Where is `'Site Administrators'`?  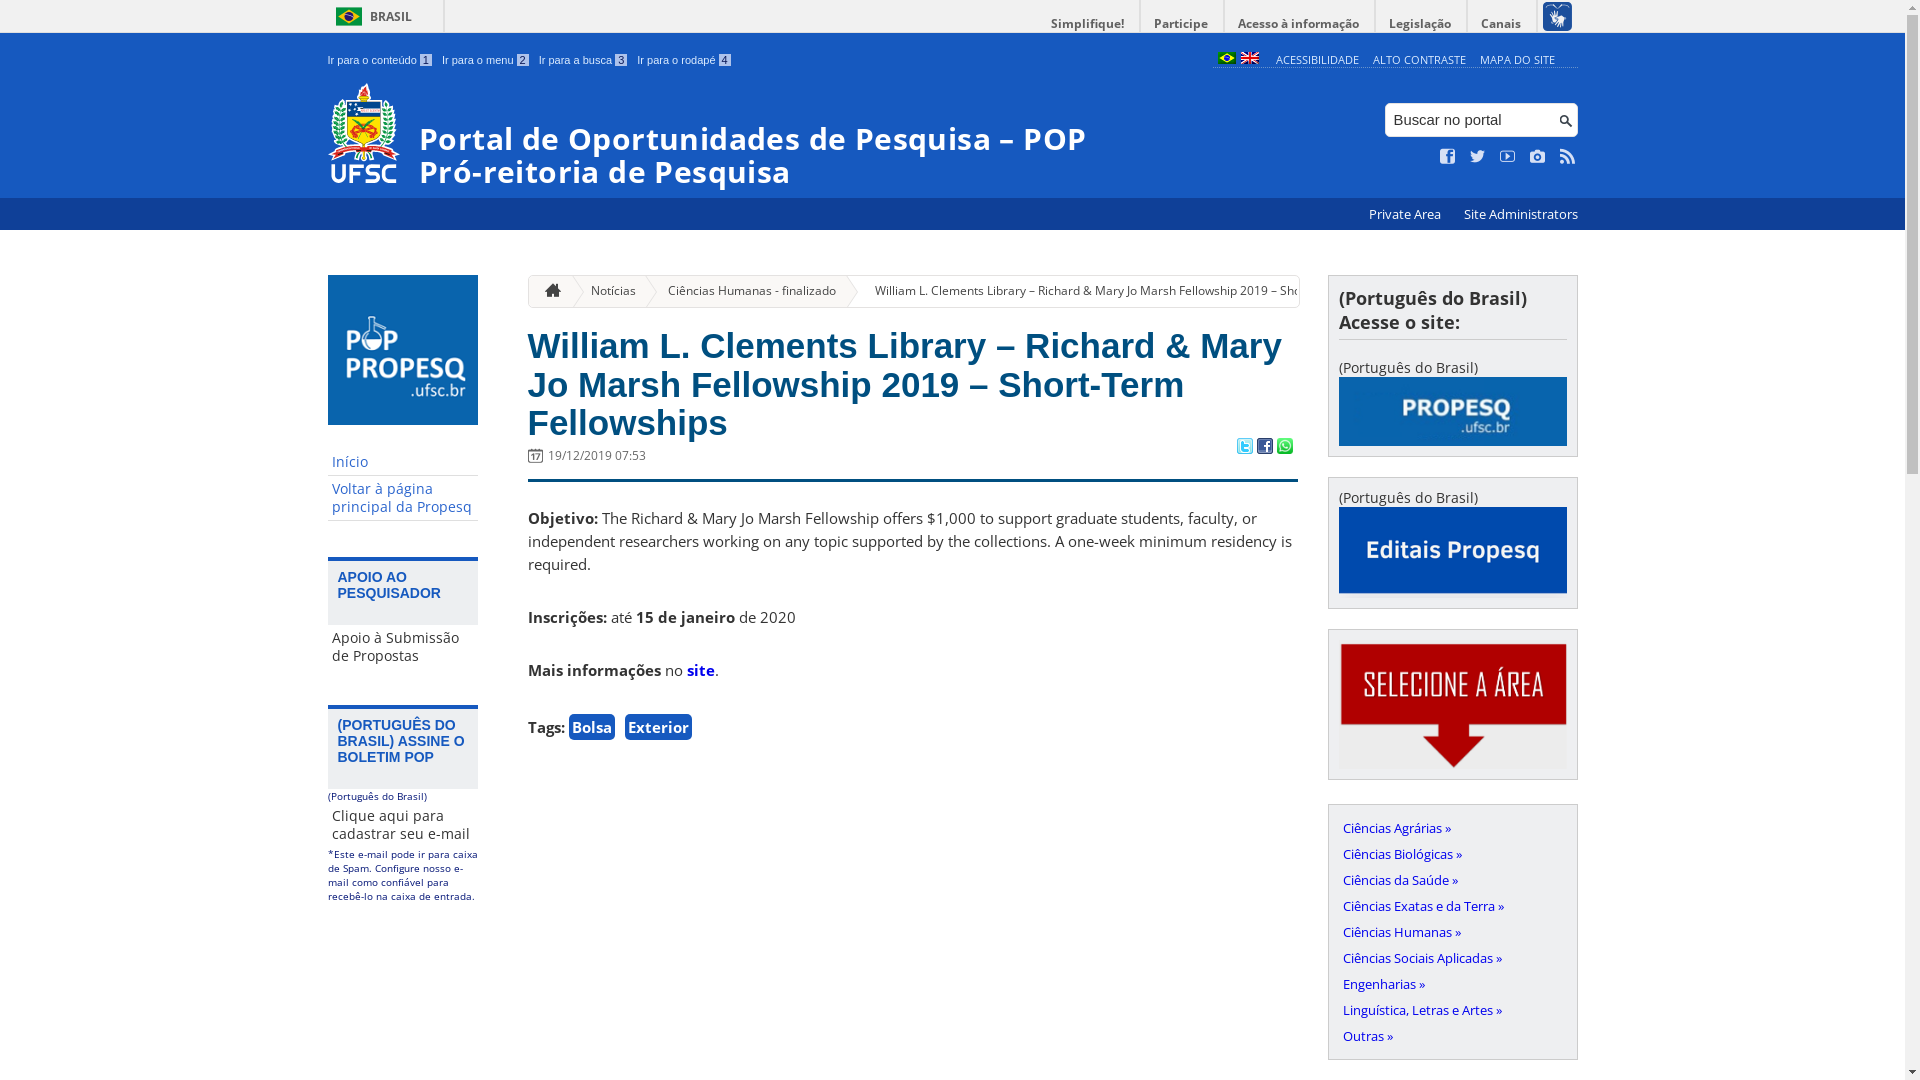 'Site Administrators' is located at coordinates (1454, 214).